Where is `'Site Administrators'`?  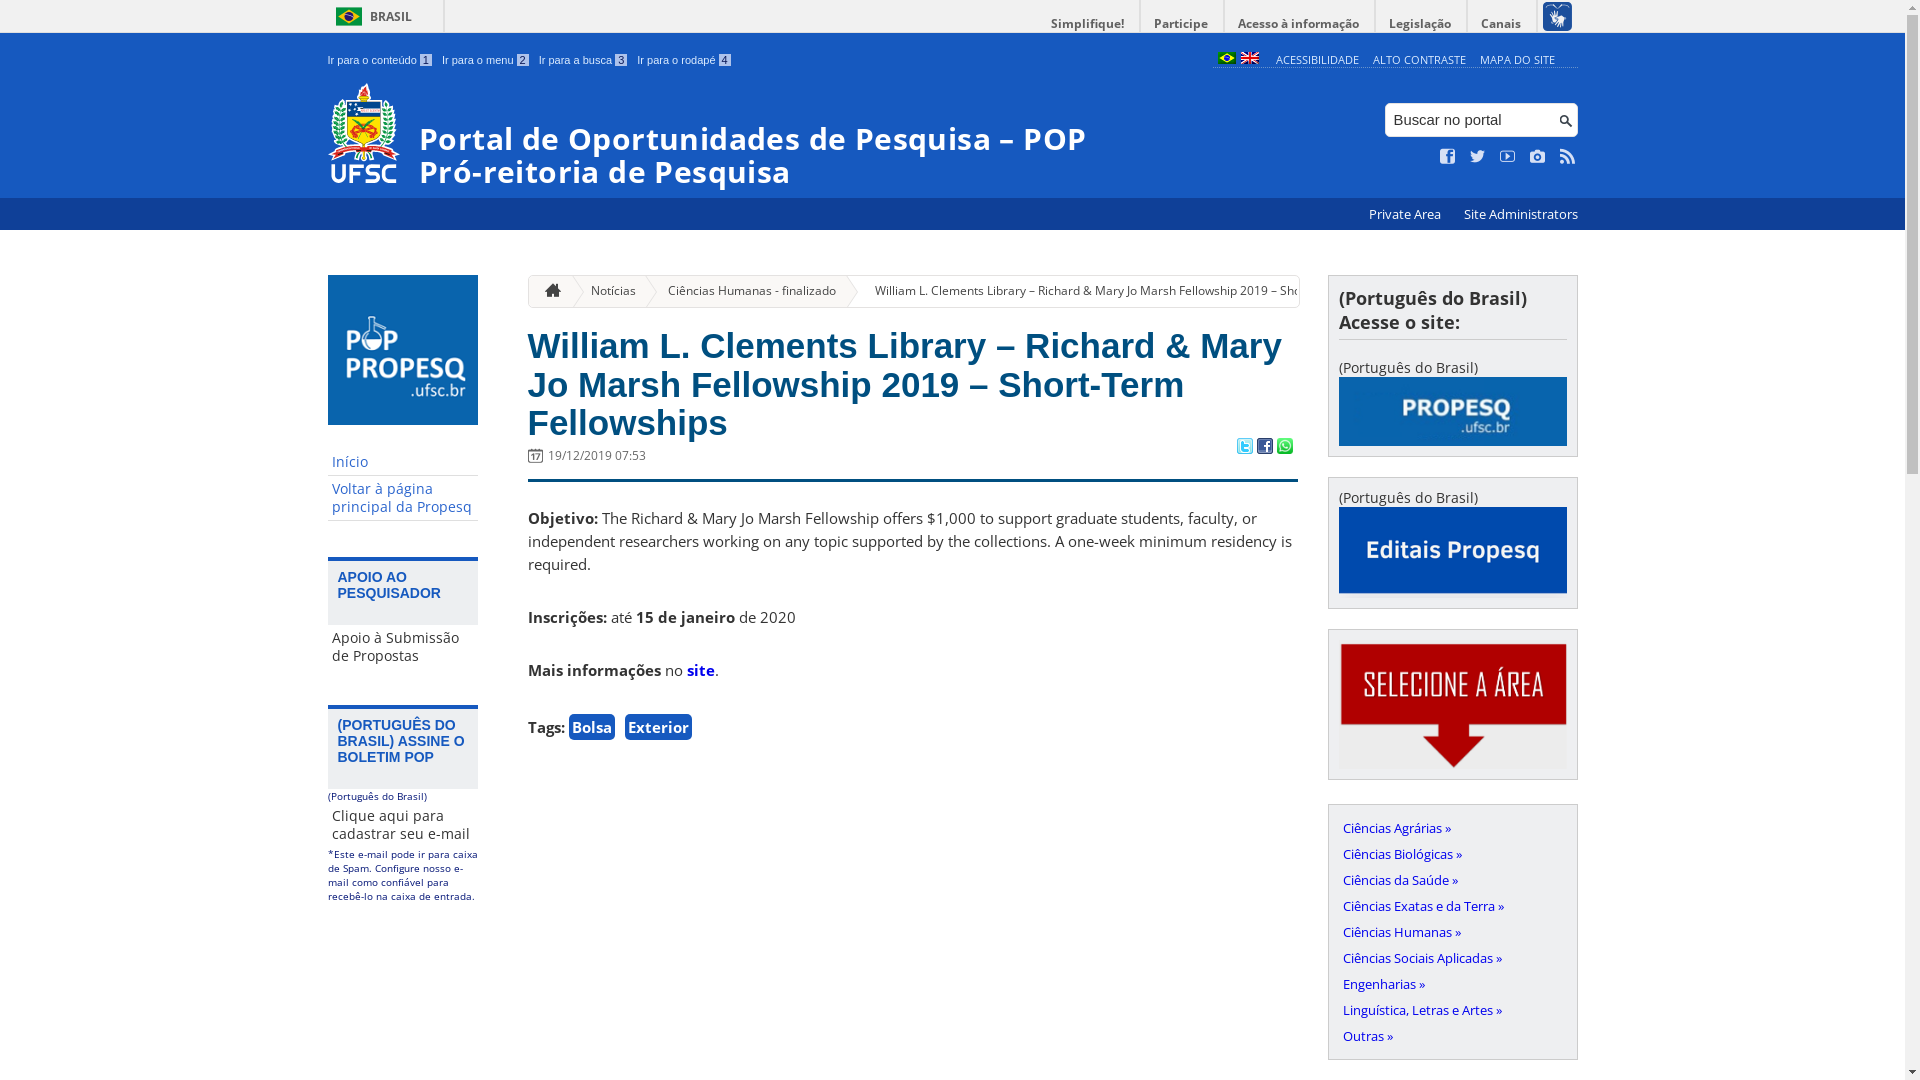 'Site Administrators' is located at coordinates (1454, 214).